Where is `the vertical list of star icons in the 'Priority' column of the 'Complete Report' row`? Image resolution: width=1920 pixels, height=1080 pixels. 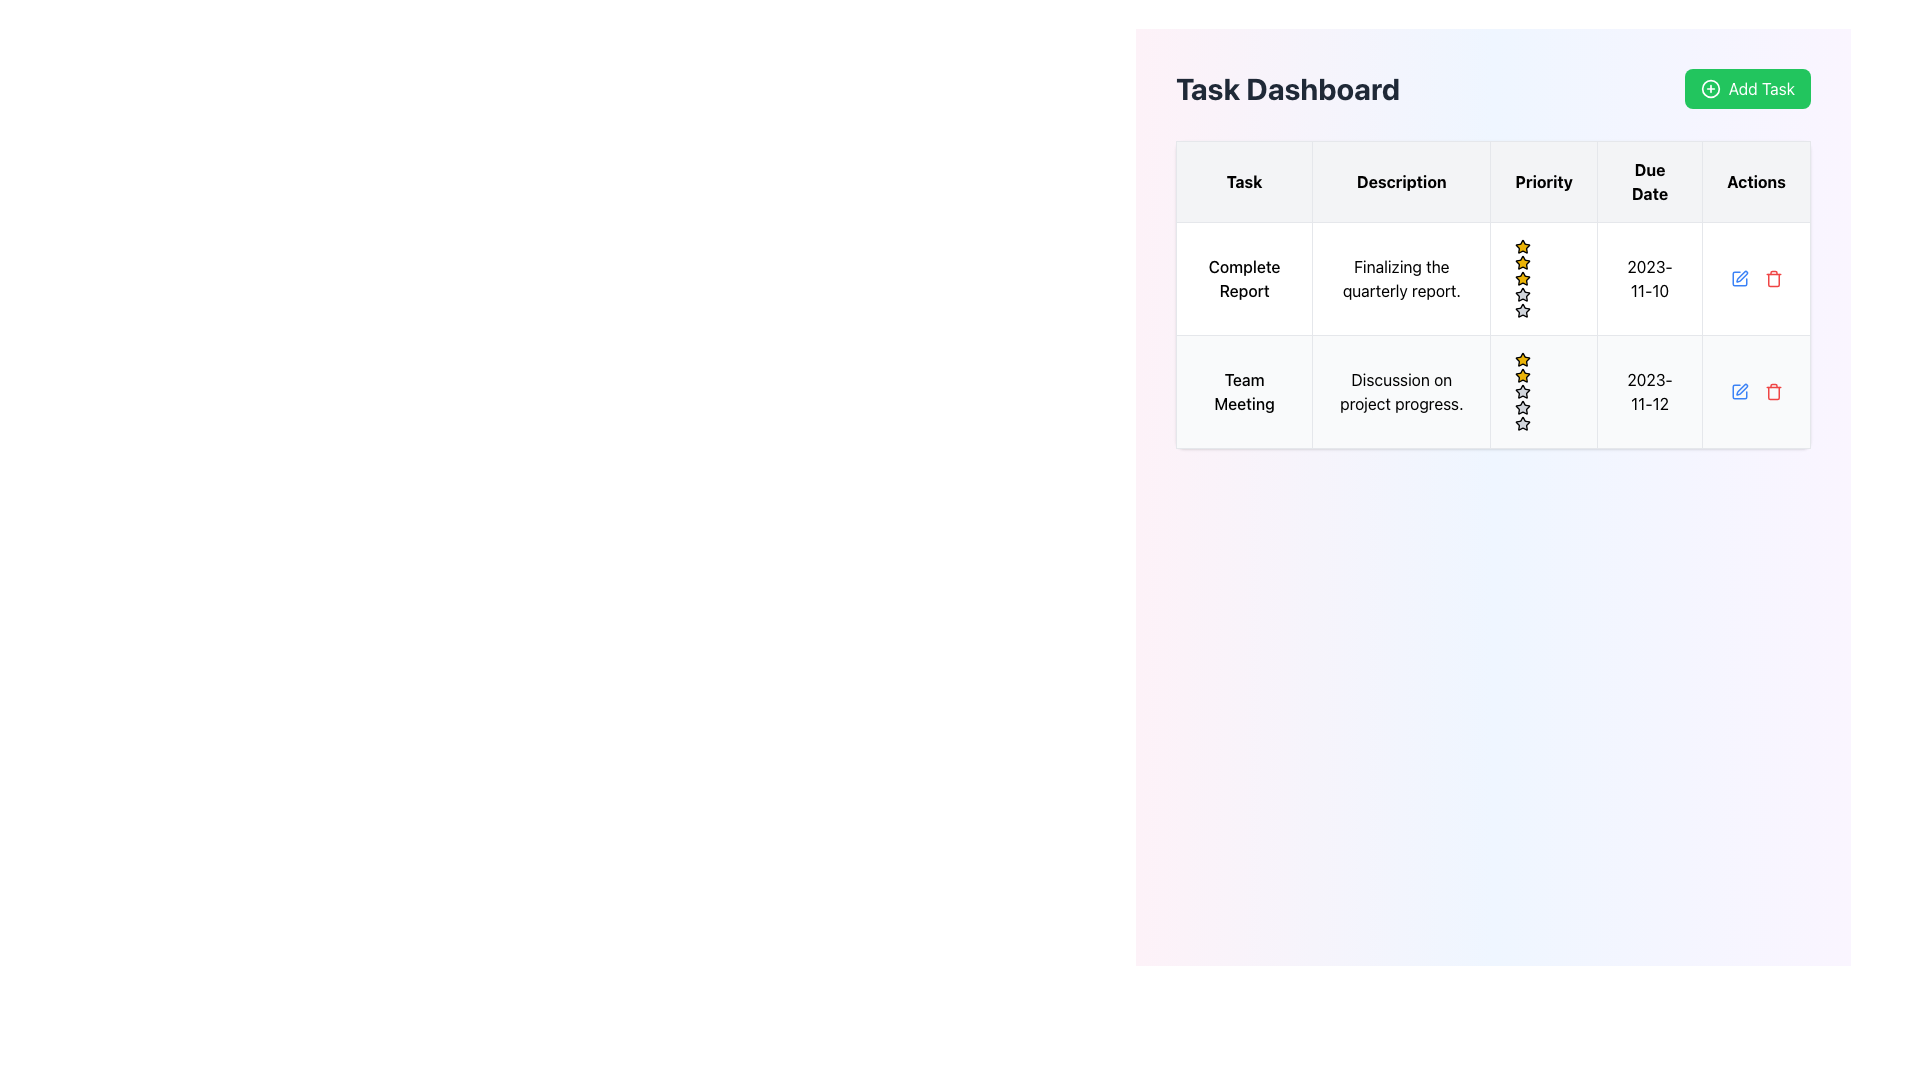 the vertical list of star icons in the 'Priority' column of the 'Complete Report' row is located at coordinates (1543, 278).